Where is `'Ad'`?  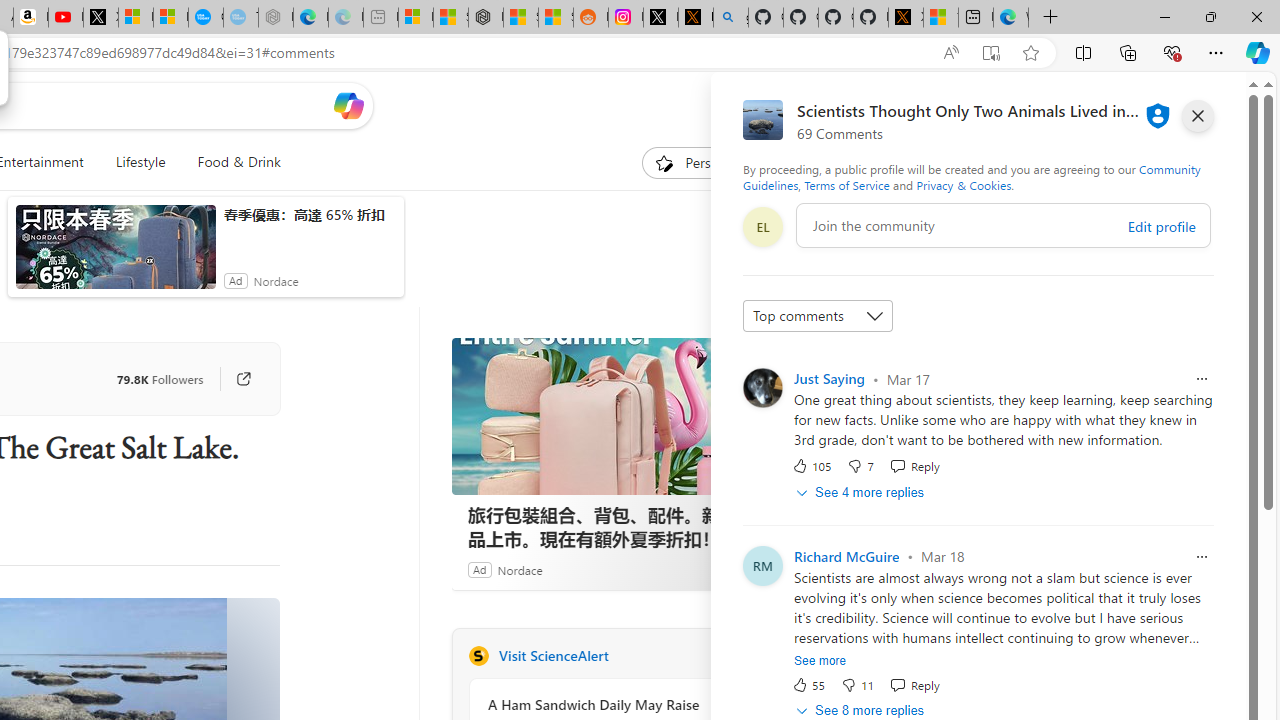
'Ad' is located at coordinates (478, 569).